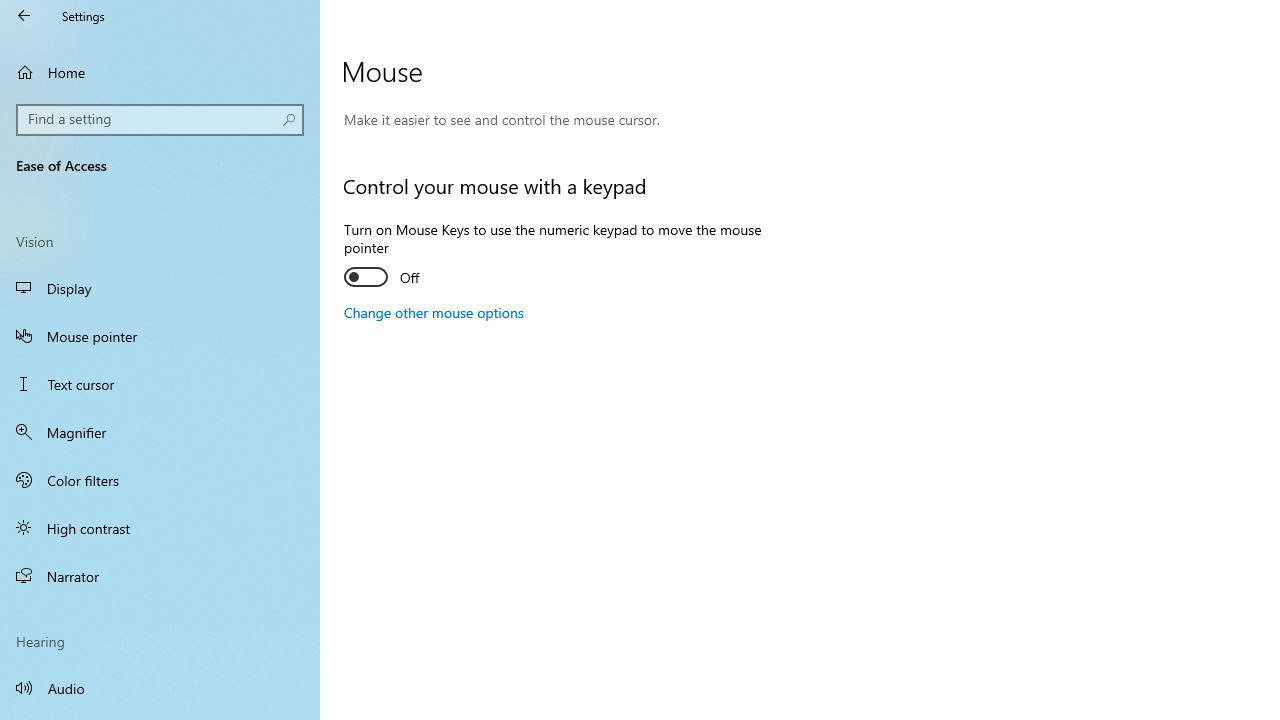 This screenshot has height=720, width=1280. Describe the element at coordinates (160, 334) in the screenshot. I see `'Mouse pointer'` at that location.